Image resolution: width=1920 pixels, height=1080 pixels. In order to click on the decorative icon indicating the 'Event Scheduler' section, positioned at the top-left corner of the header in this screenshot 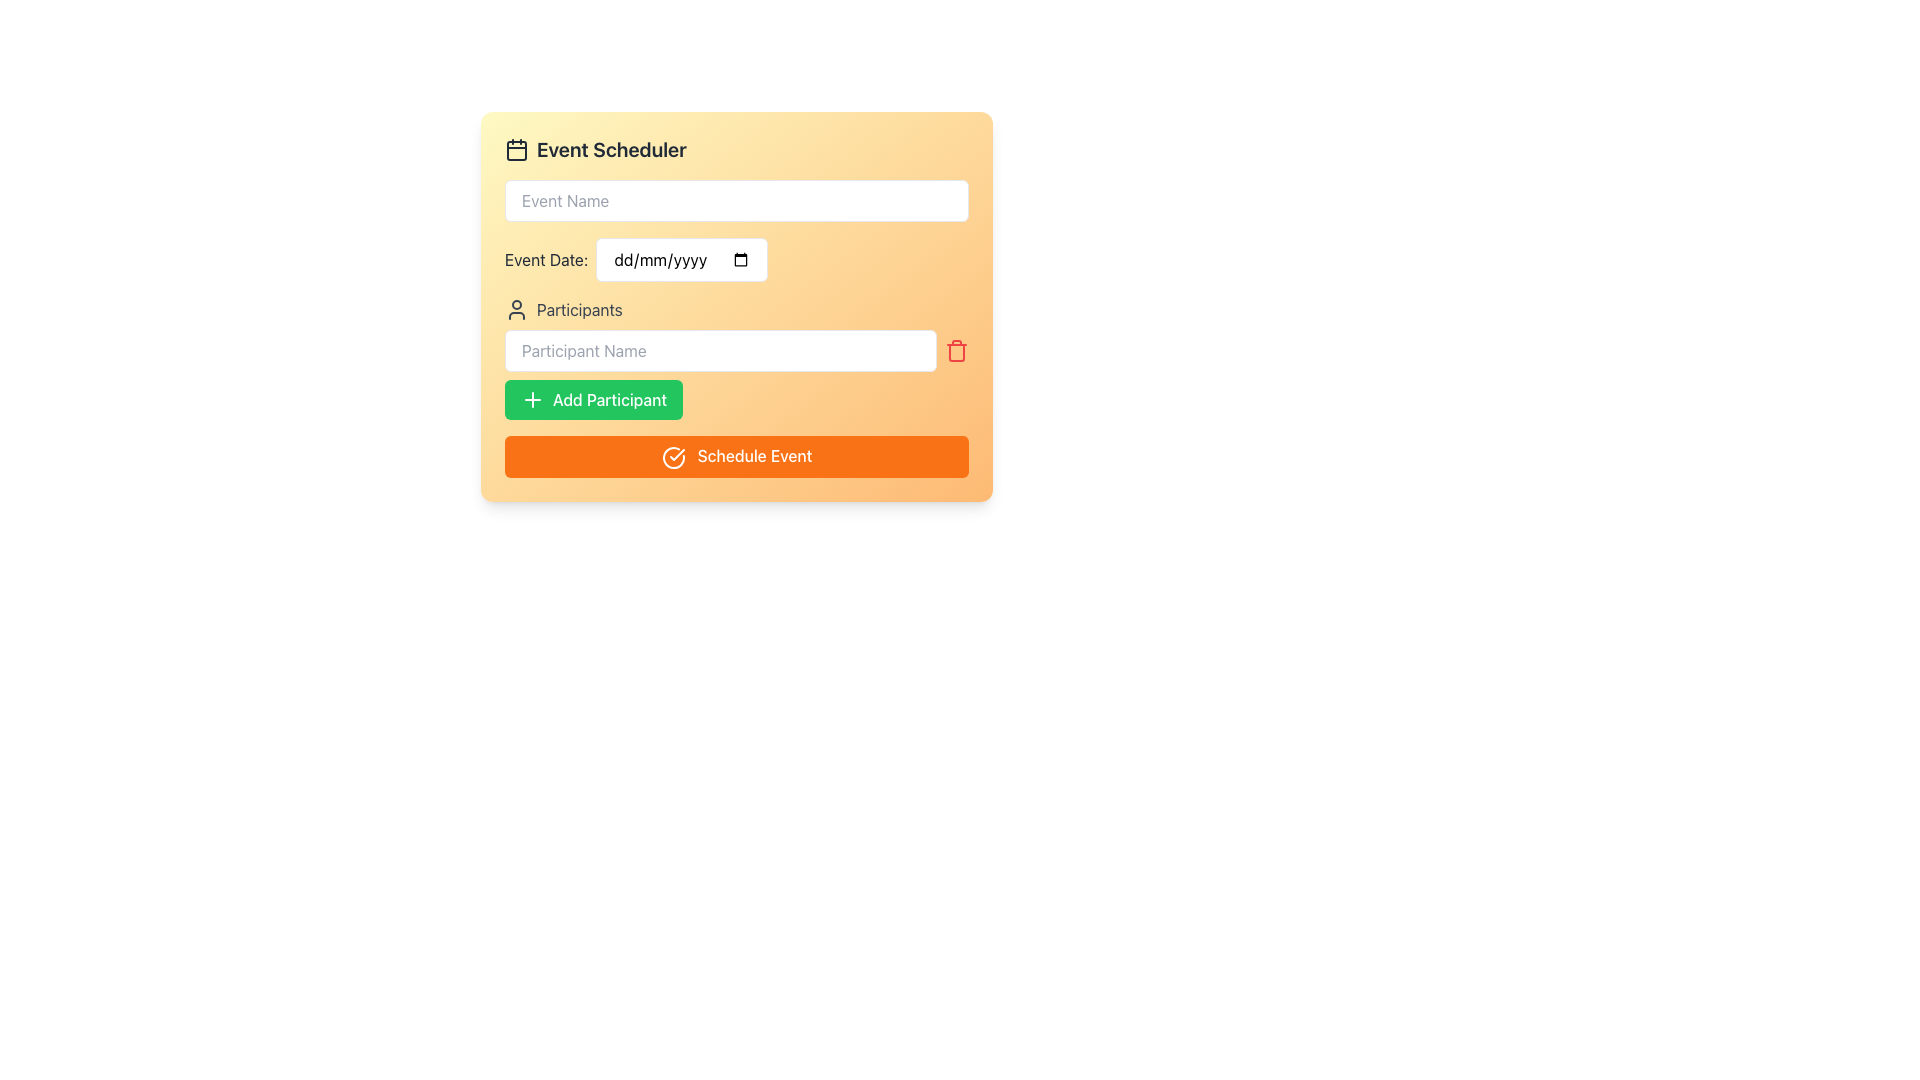, I will do `click(517, 149)`.